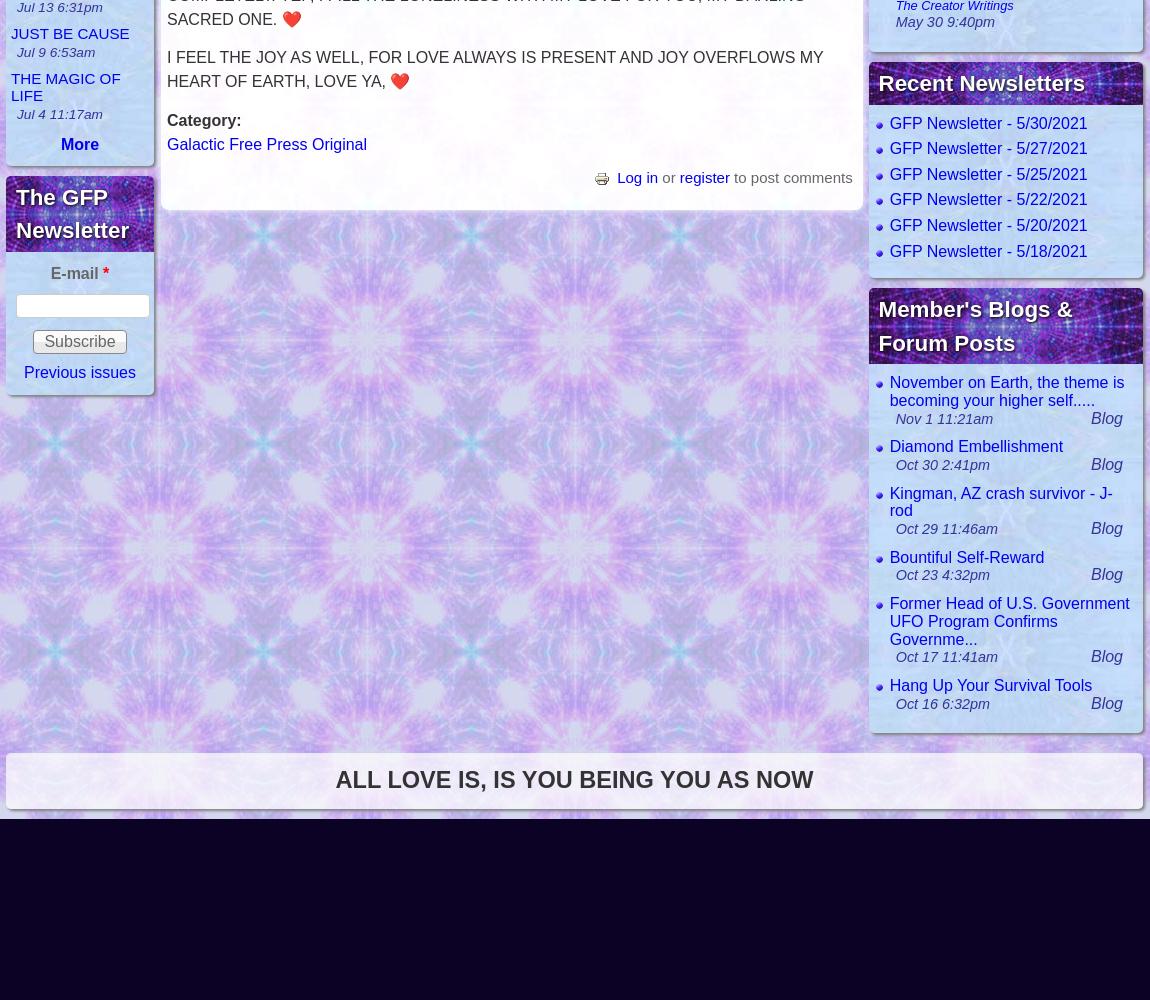  What do you see at coordinates (987, 121) in the screenshot?
I see `'GFP Newsletter - 5/30/2021'` at bounding box center [987, 121].